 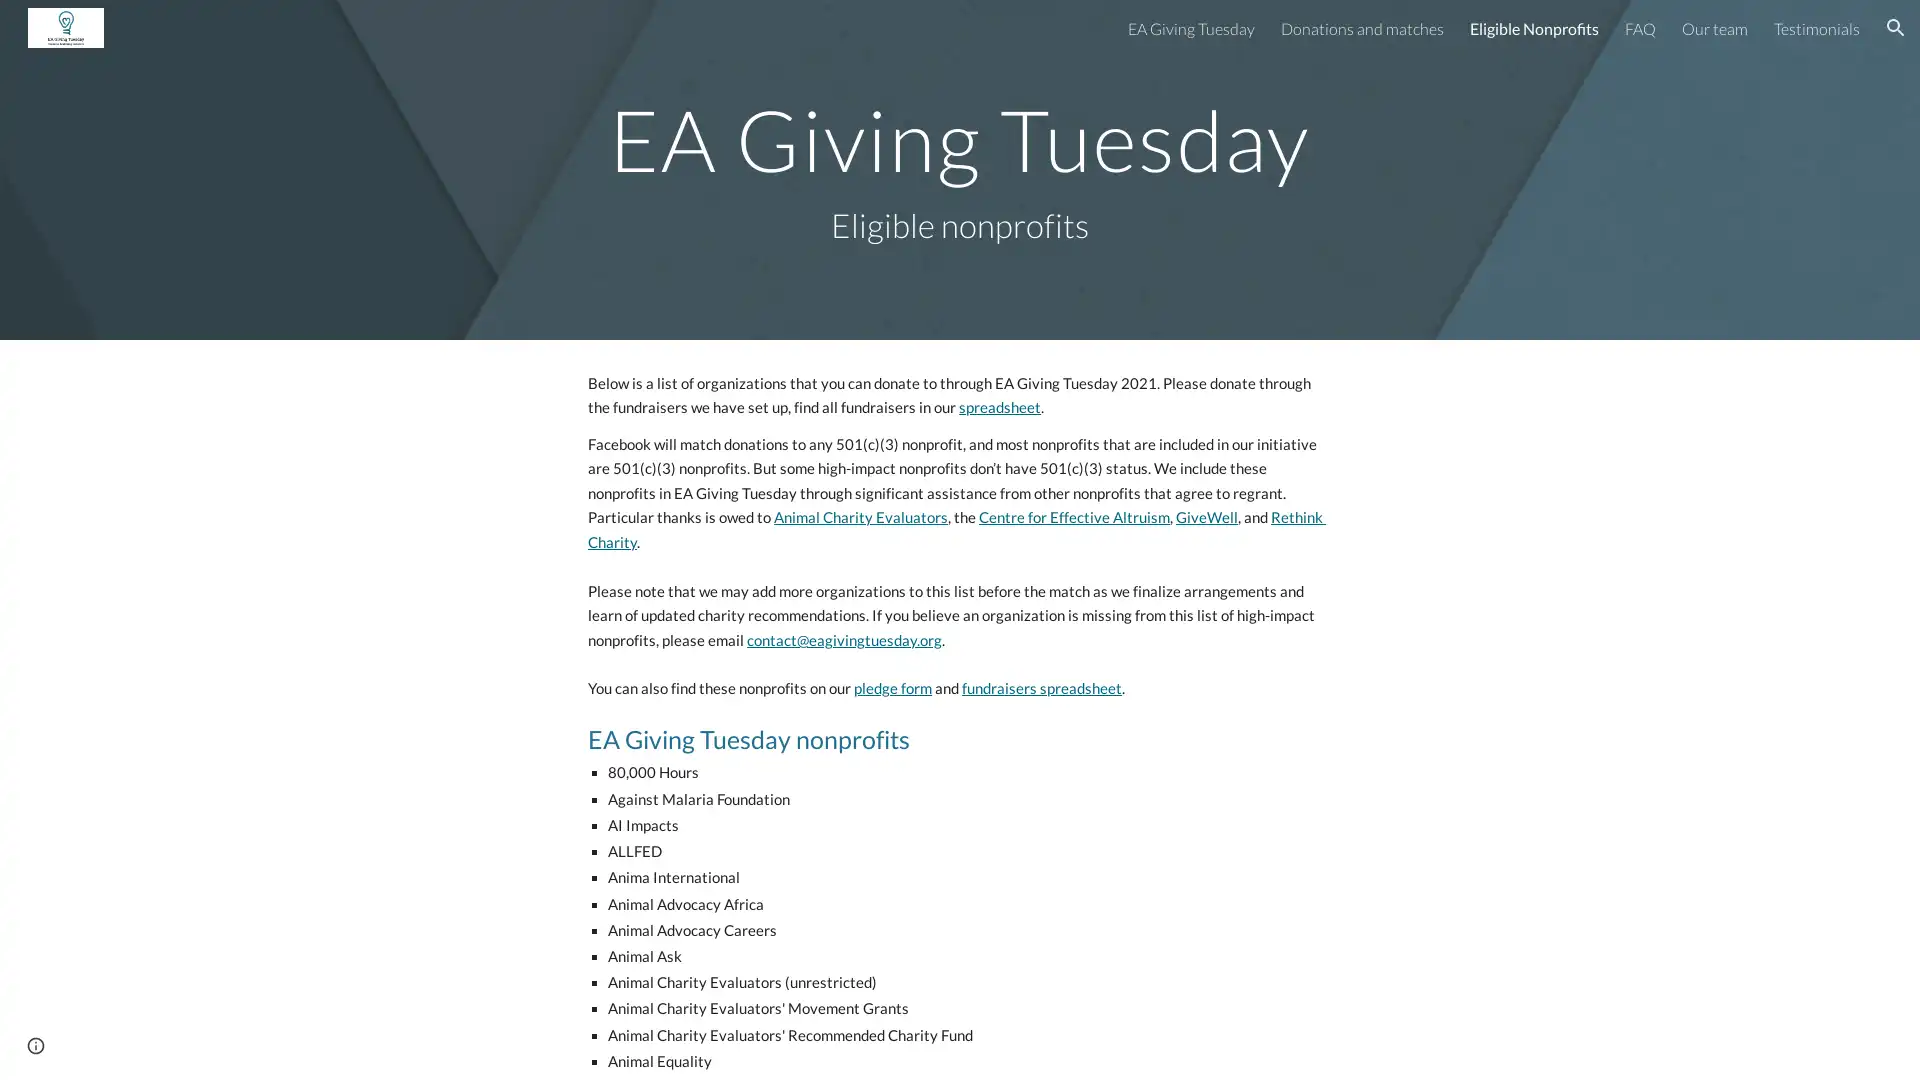 I want to click on Skip to navigation, so click(x=1139, y=37).